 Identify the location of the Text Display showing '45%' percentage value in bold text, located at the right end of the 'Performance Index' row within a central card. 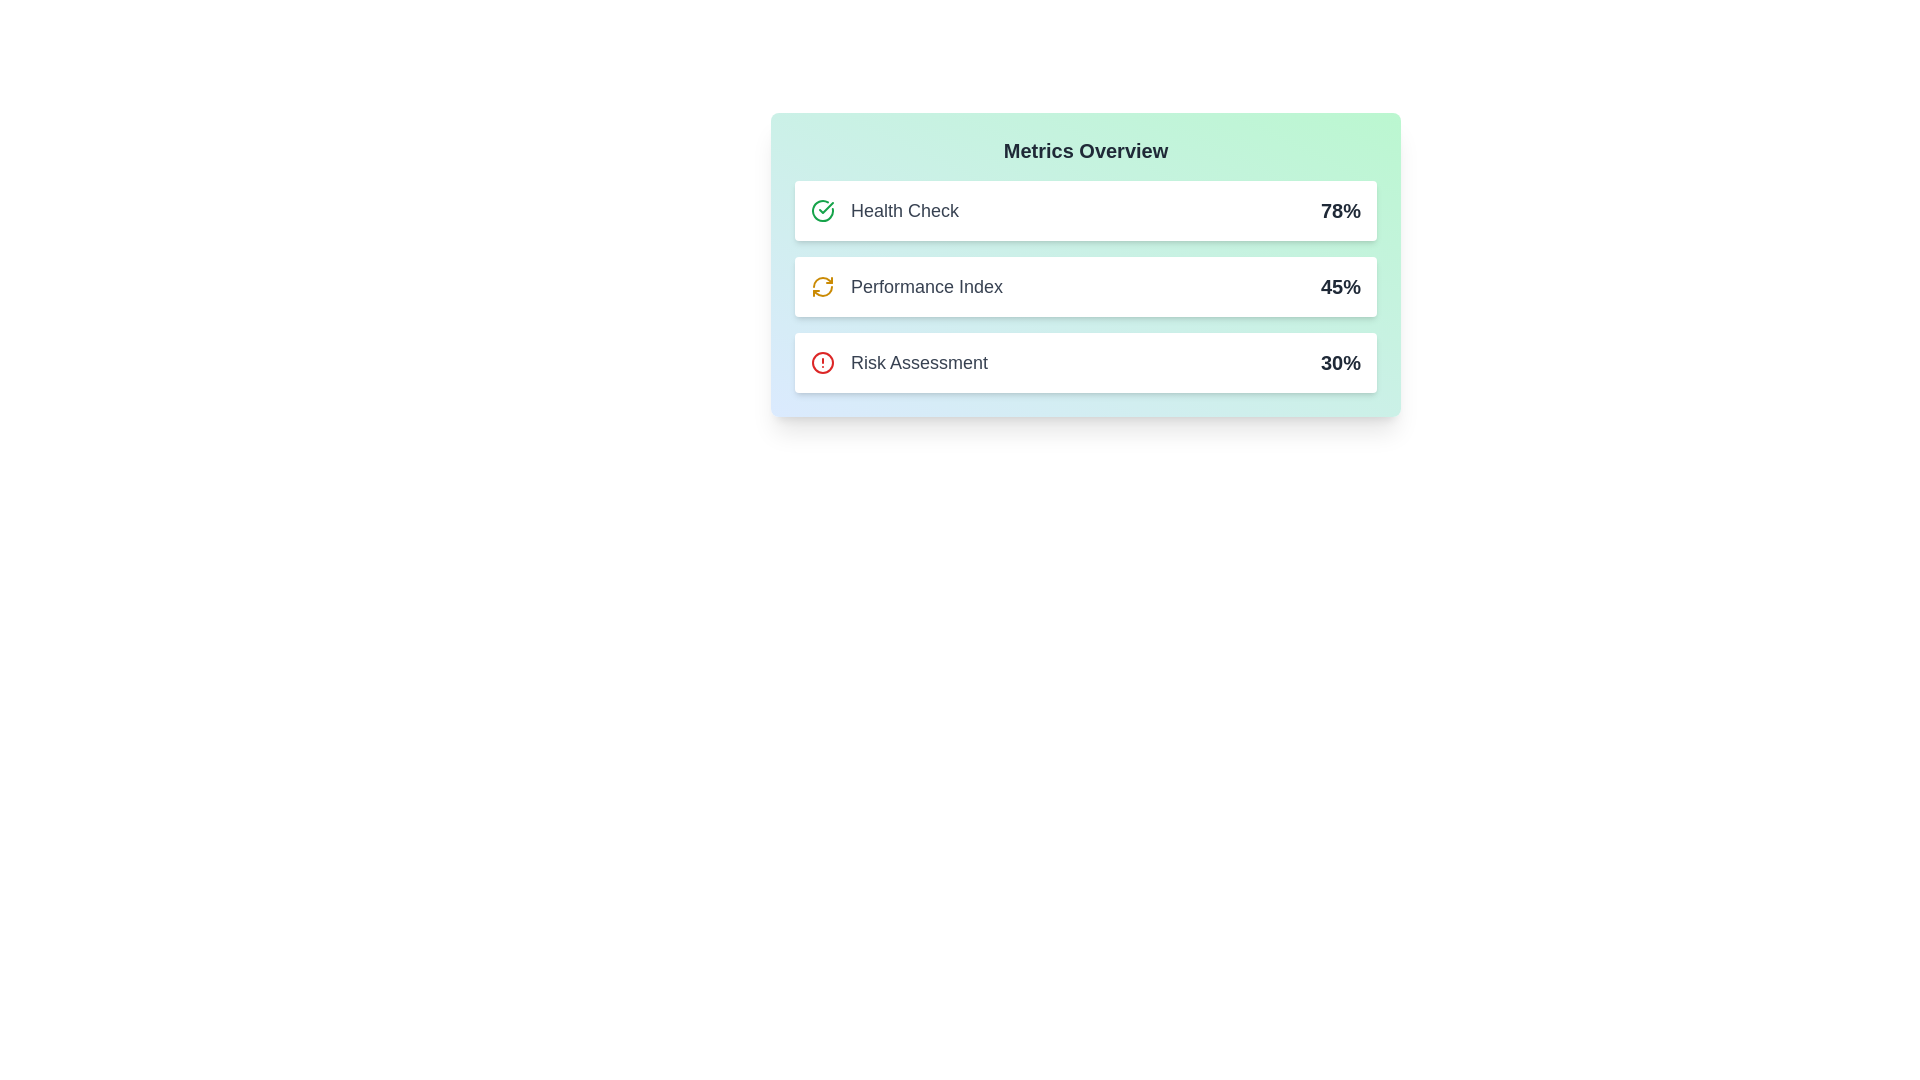
(1340, 286).